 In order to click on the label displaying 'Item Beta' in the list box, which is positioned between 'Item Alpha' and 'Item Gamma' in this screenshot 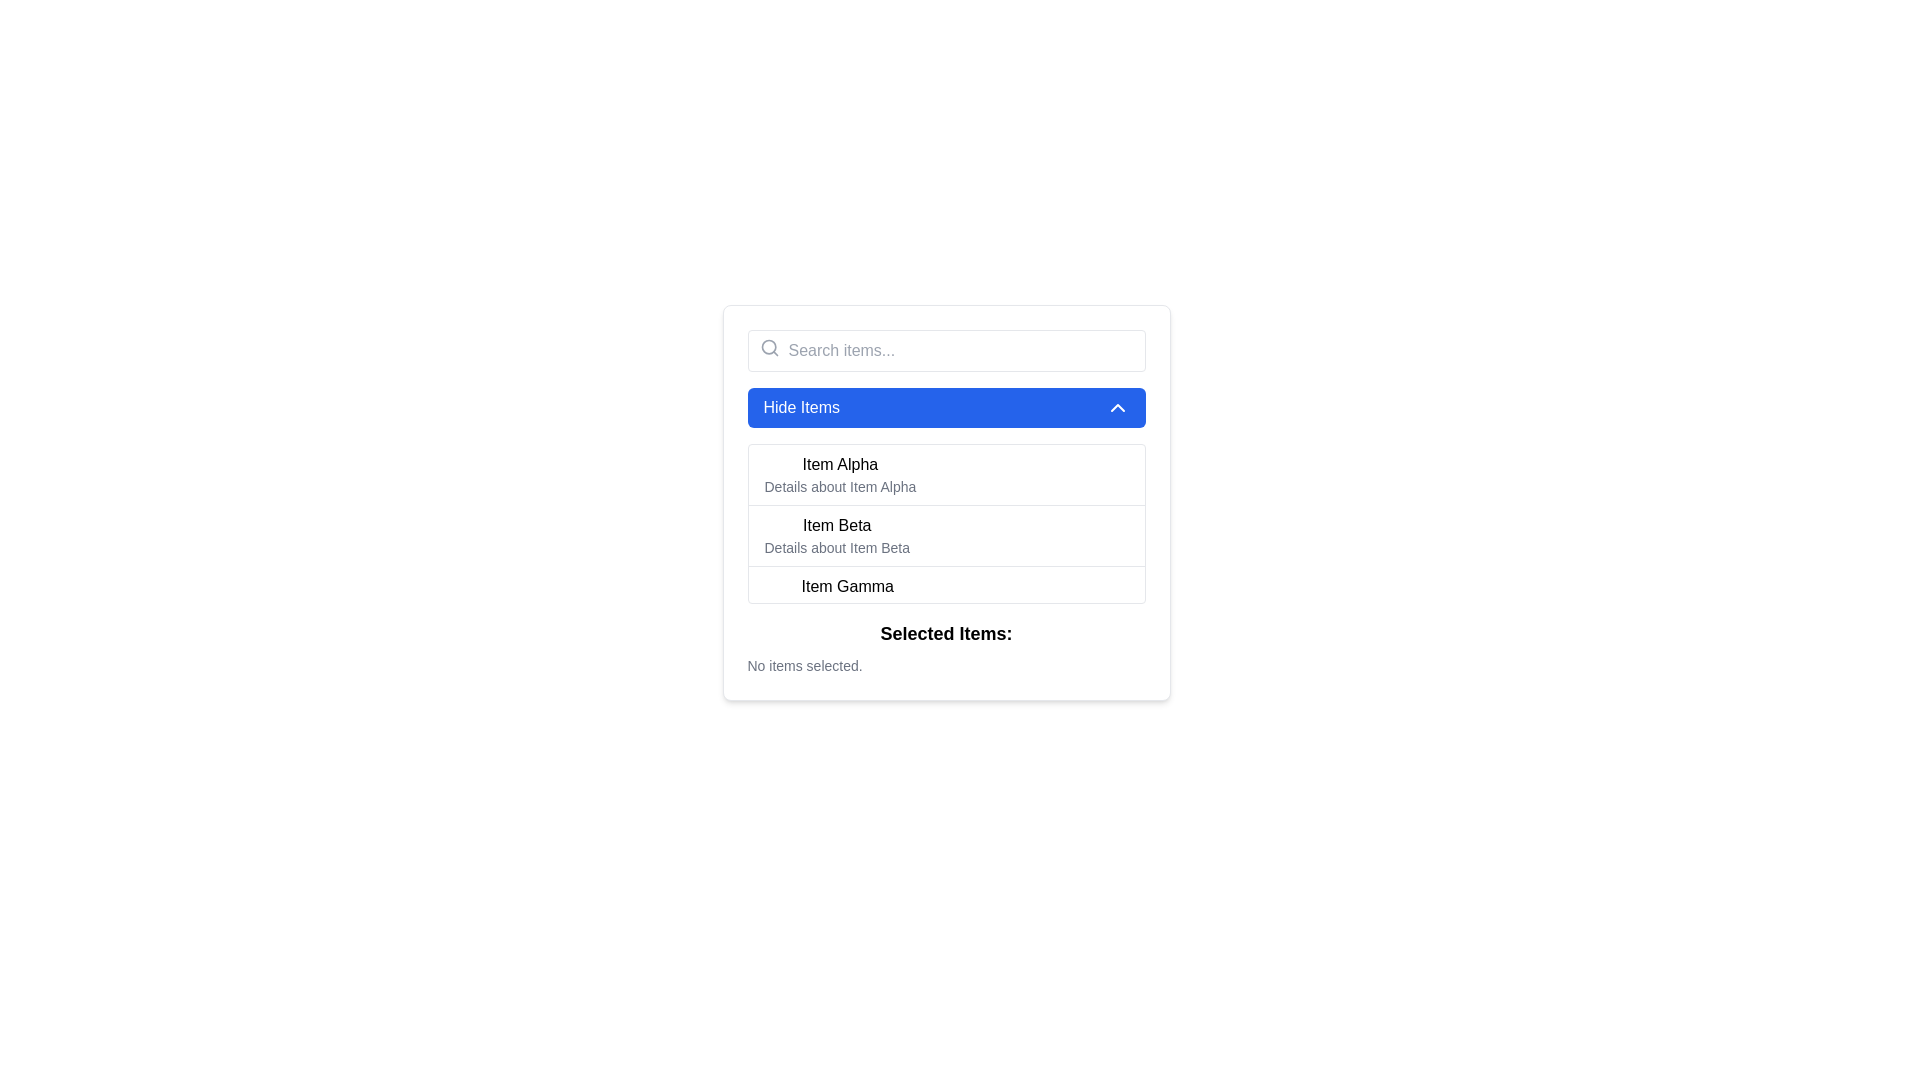, I will do `click(837, 524)`.